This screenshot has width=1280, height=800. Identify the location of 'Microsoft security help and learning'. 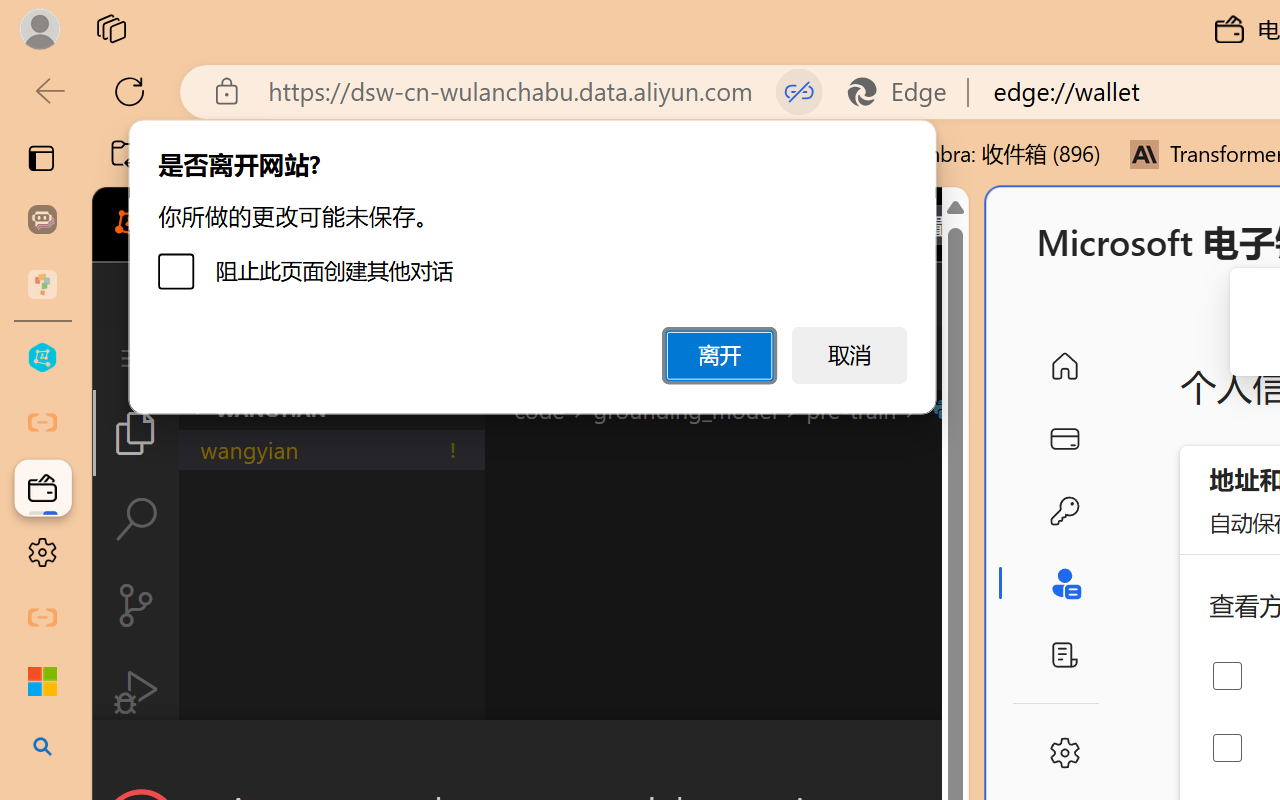
(42, 682).